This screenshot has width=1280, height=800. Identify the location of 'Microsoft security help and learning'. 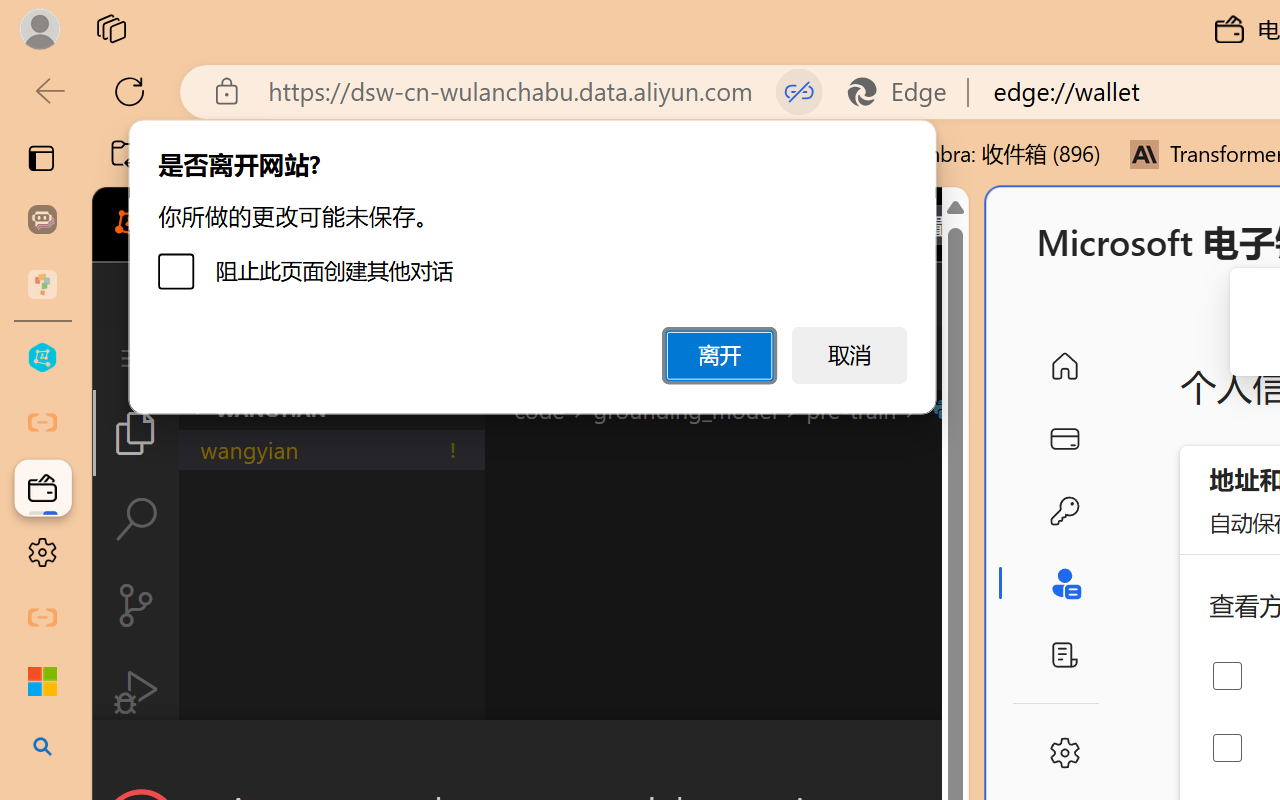
(42, 682).